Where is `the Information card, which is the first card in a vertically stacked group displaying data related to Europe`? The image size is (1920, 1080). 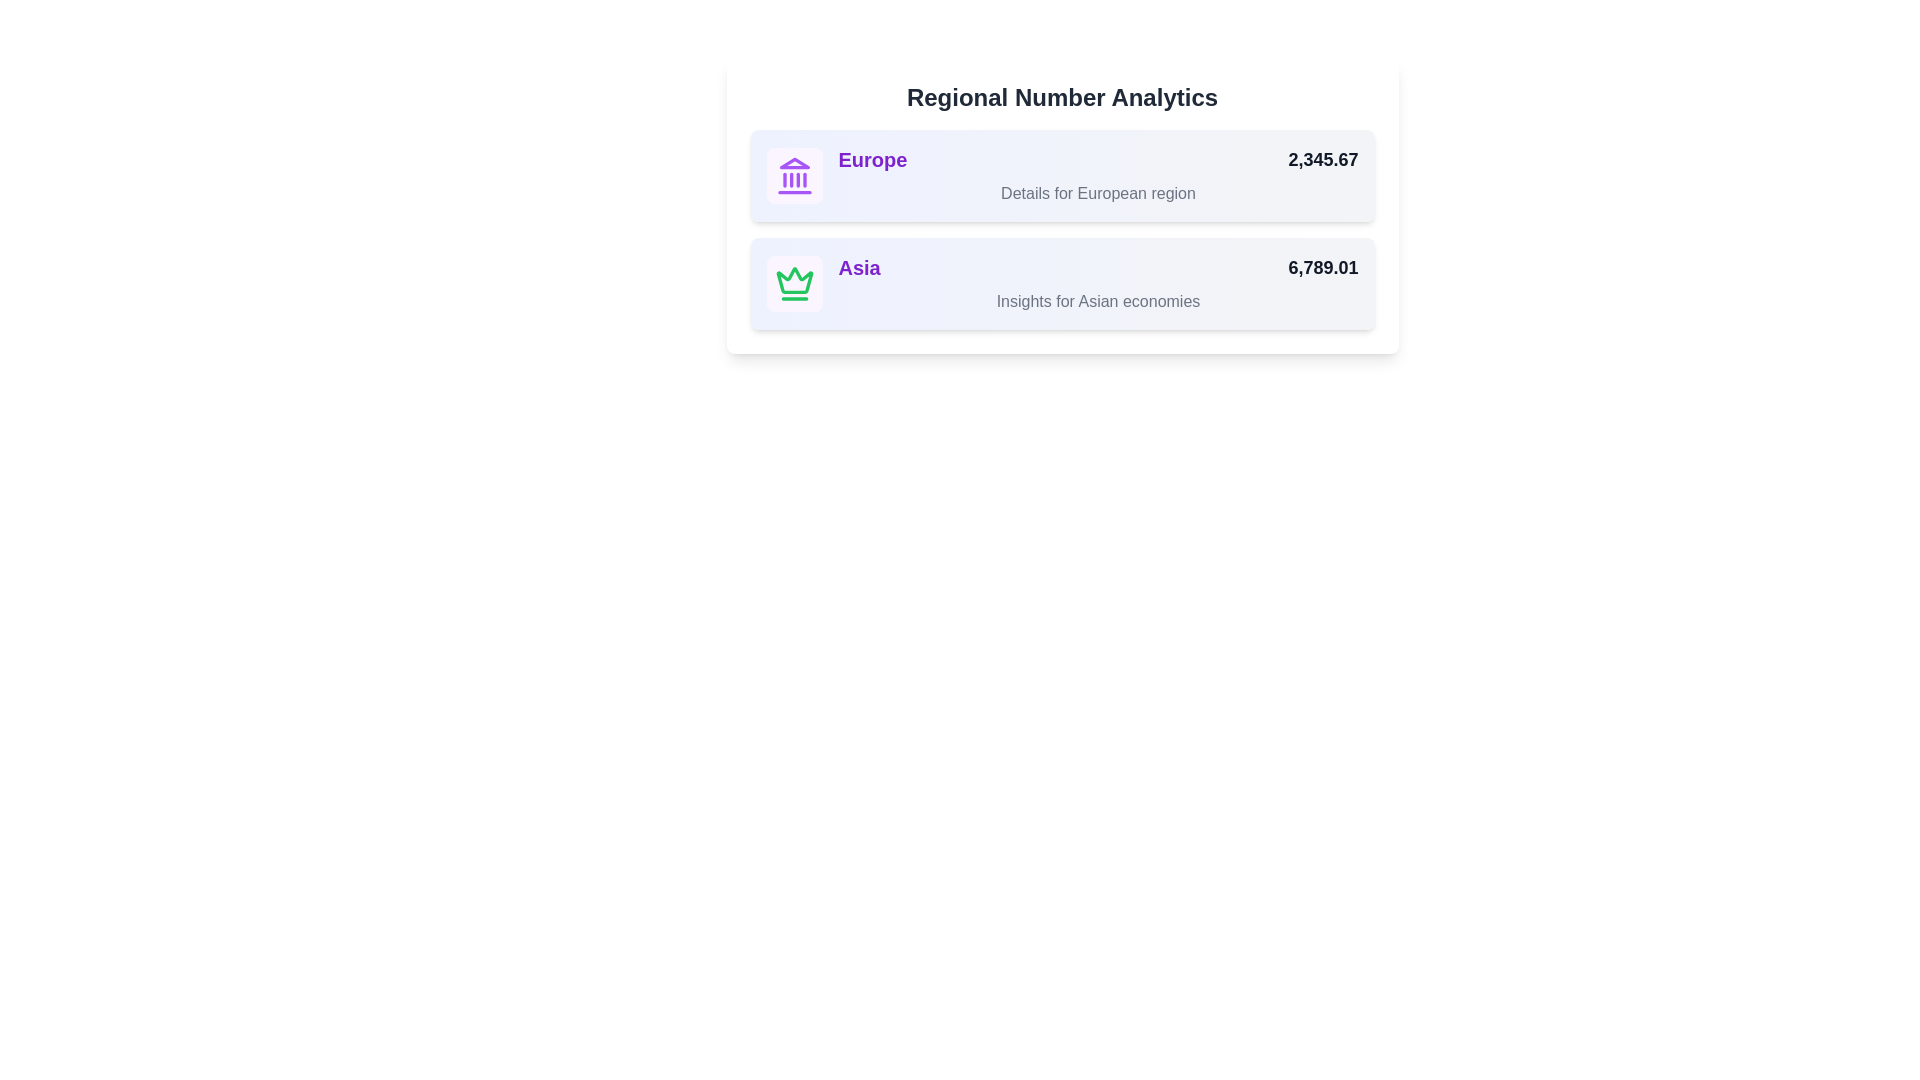 the Information card, which is the first card in a vertically stacked group displaying data related to Europe is located at coordinates (1061, 175).